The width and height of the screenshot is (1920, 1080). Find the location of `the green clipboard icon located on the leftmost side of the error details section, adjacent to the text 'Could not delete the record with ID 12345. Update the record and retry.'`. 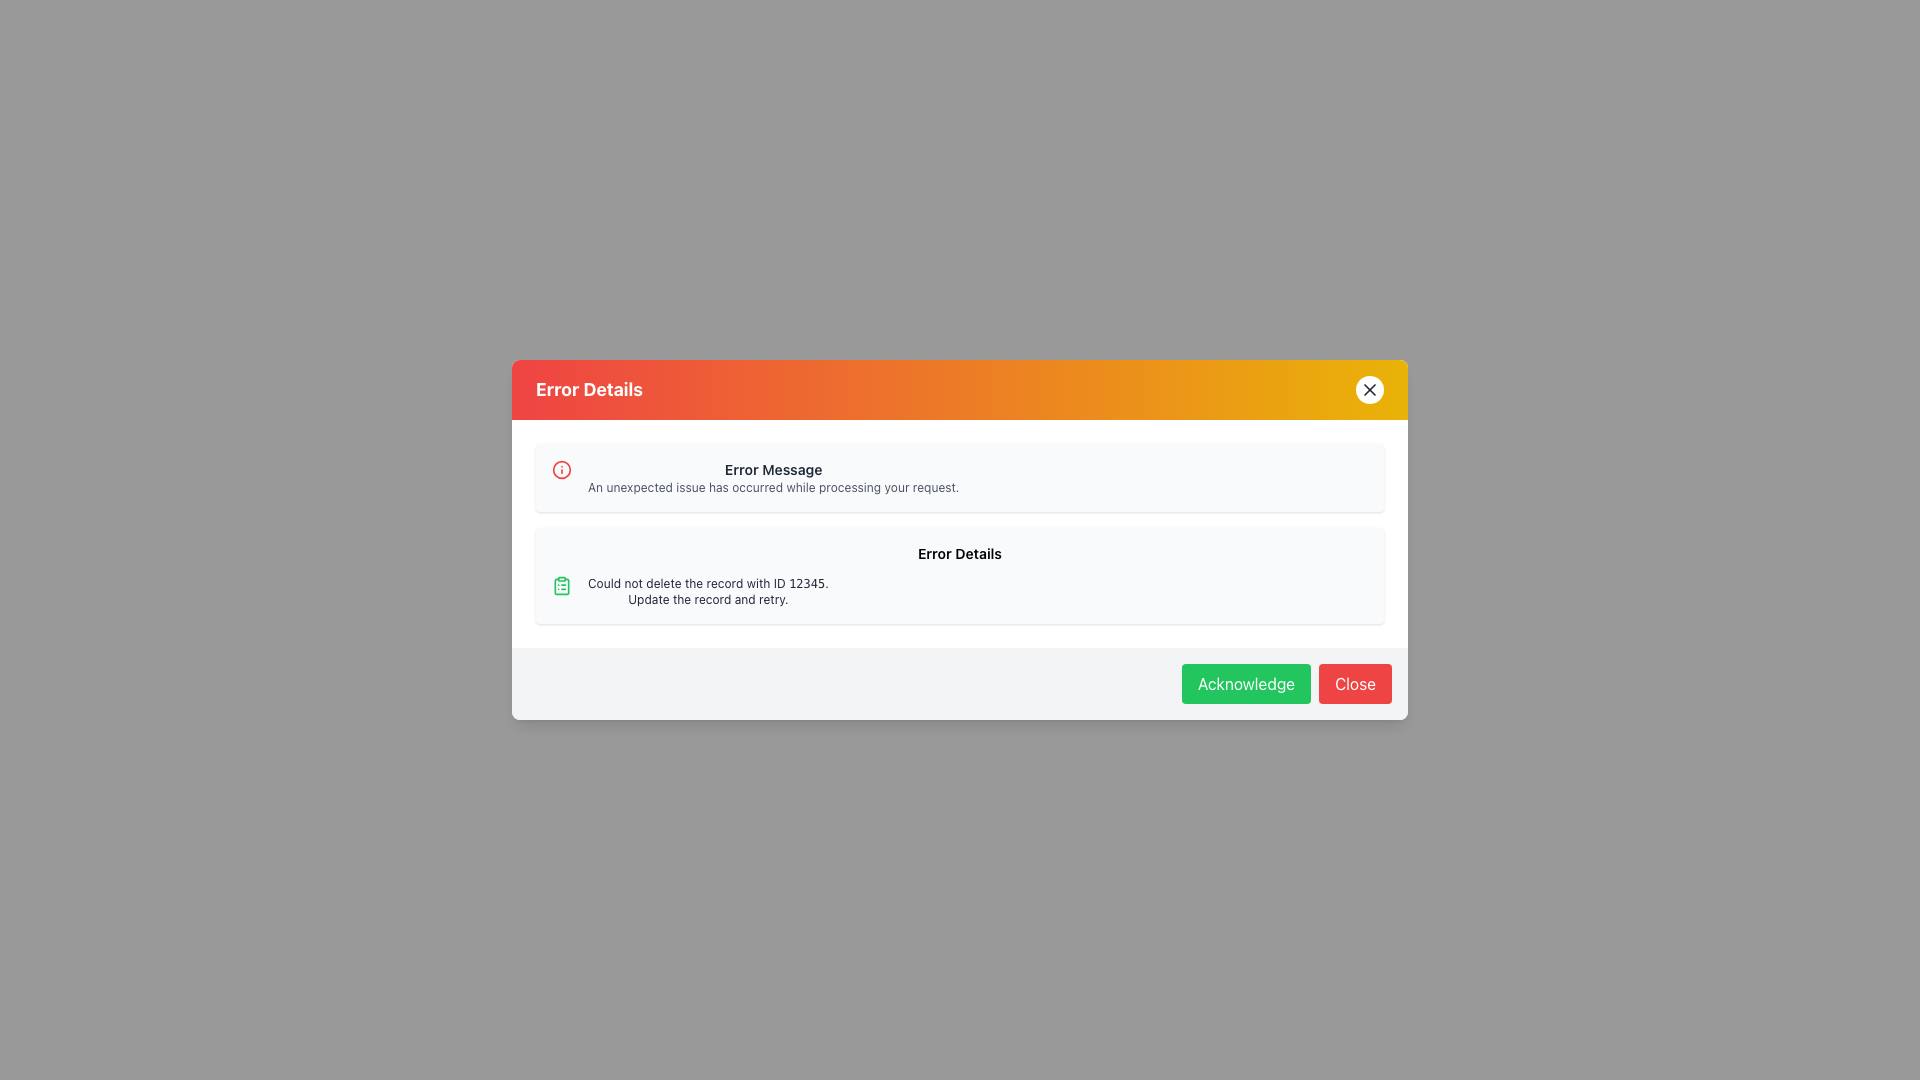

the green clipboard icon located on the leftmost side of the error details section, adjacent to the text 'Could not delete the record with ID 12345. Update the record and retry.' is located at coordinates (560, 585).